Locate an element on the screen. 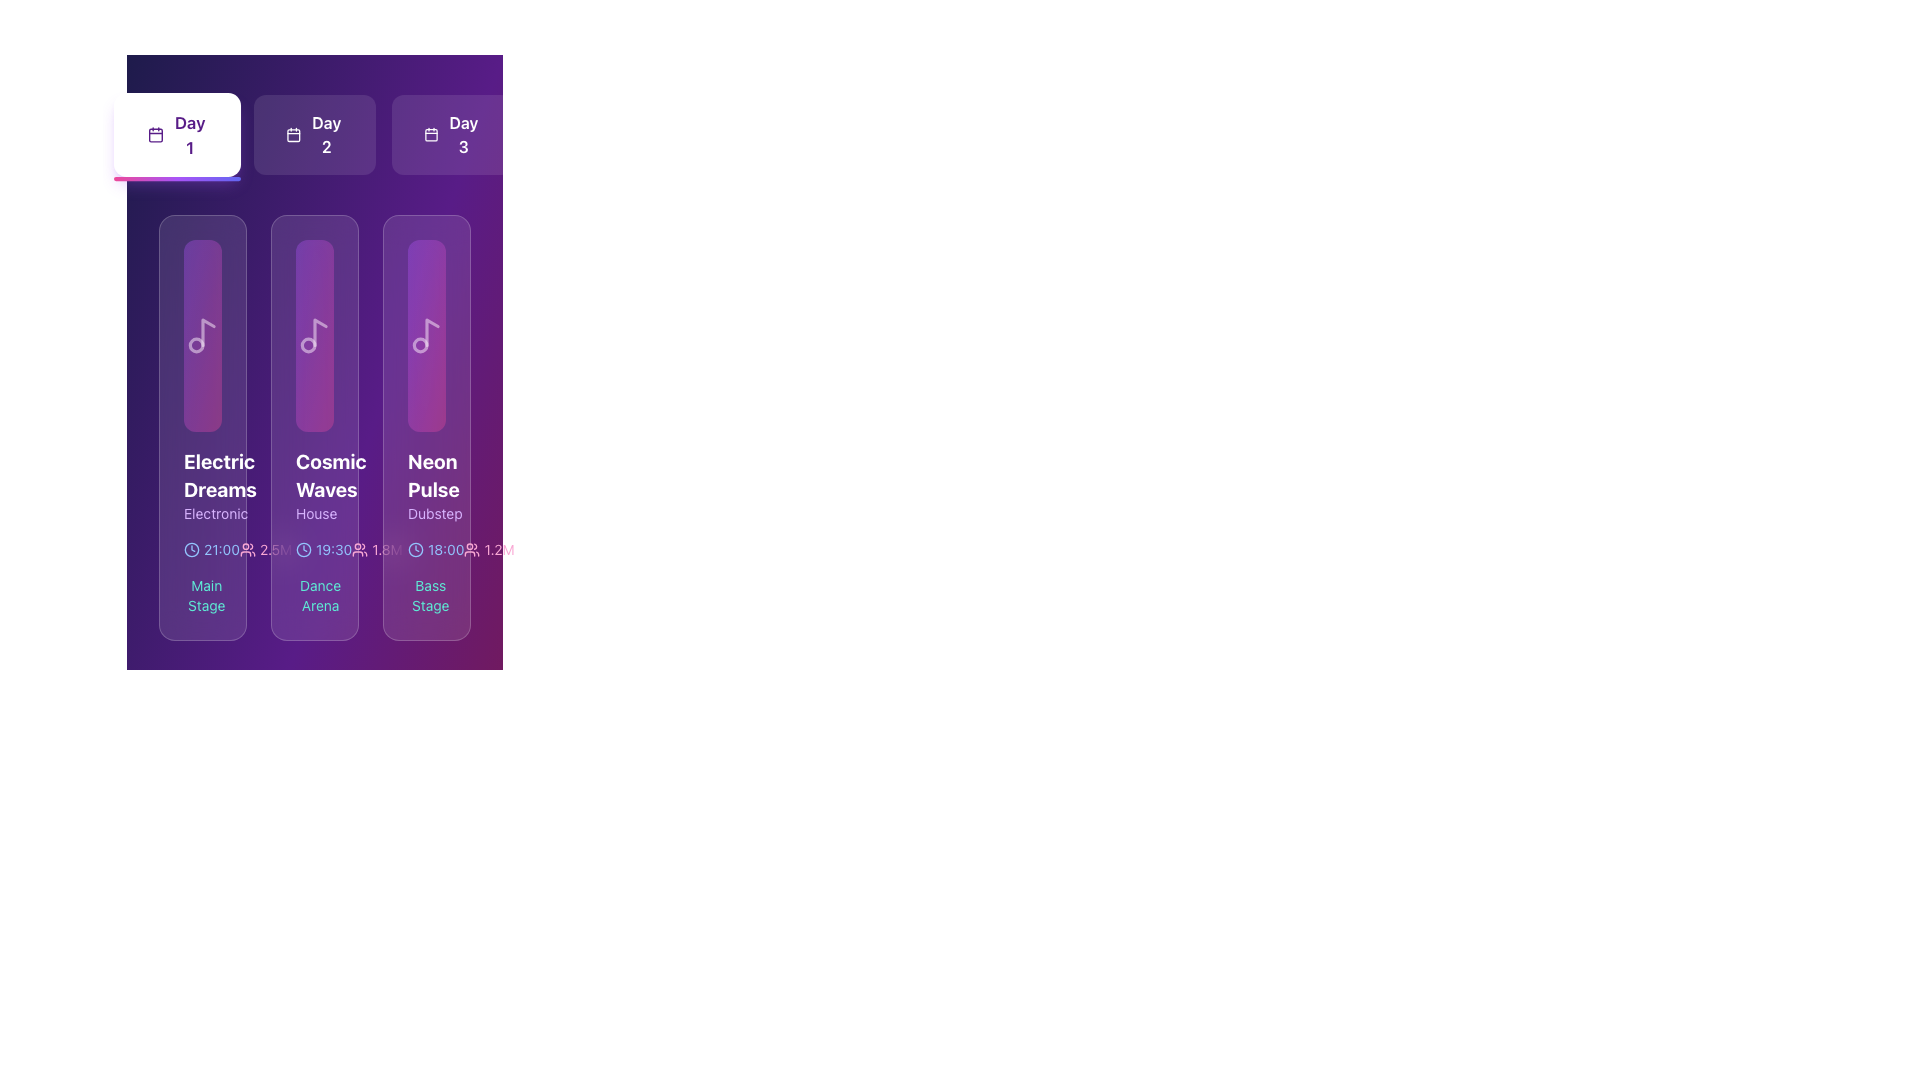  keyboard navigation is located at coordinates (451, 135).